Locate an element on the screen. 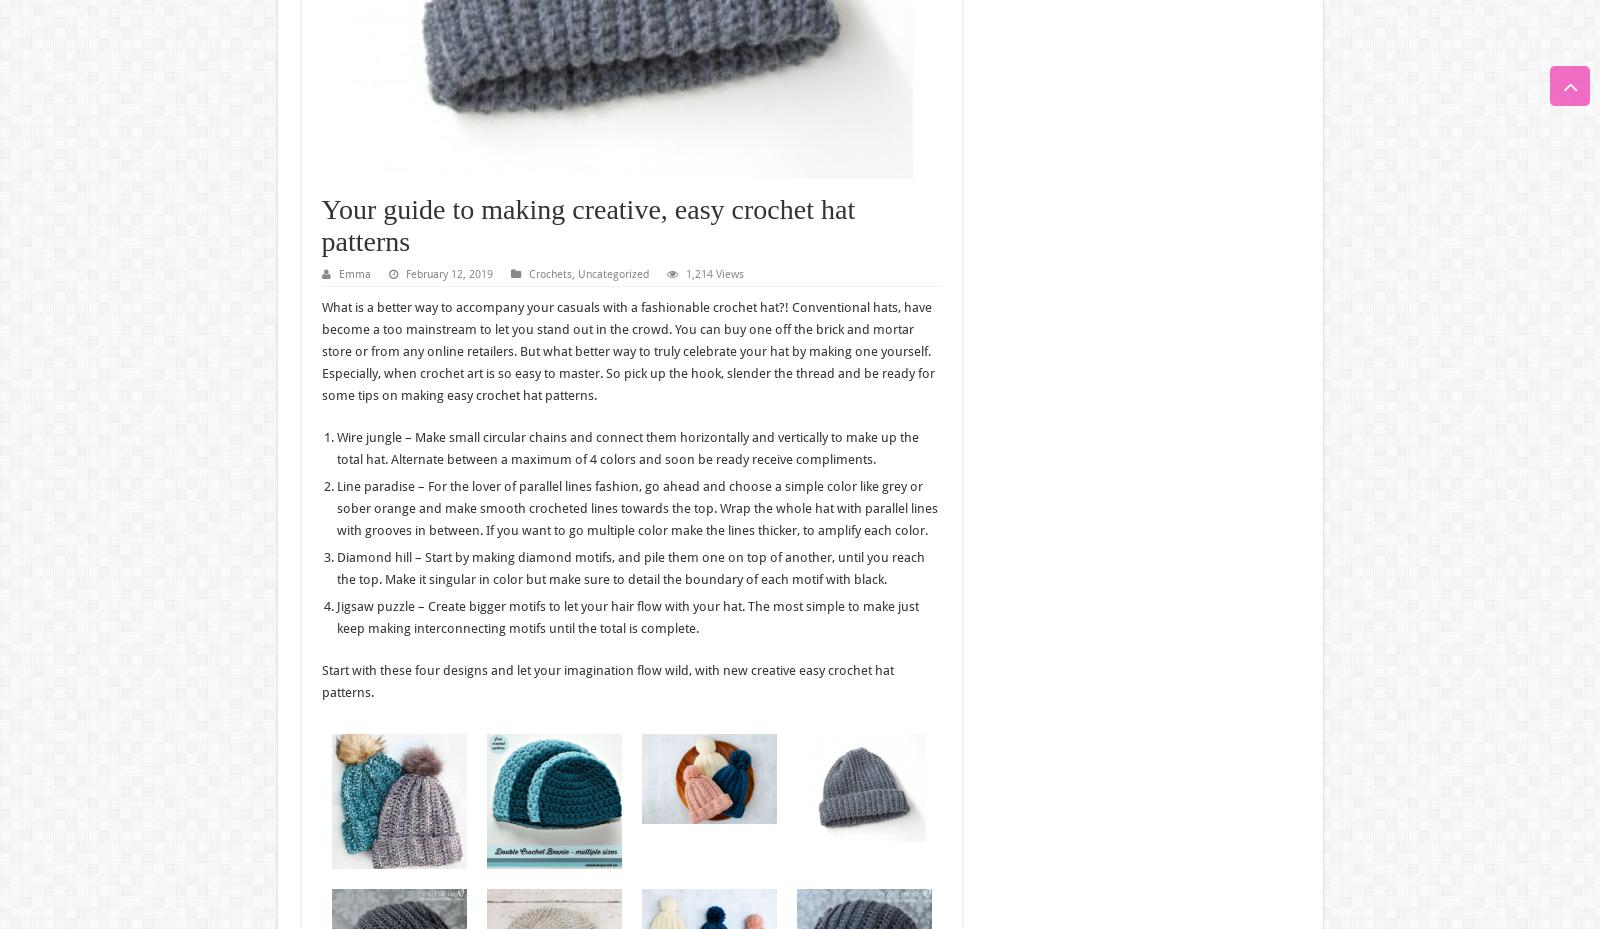  '1,214 Views' is located at coordinates (713, 273).